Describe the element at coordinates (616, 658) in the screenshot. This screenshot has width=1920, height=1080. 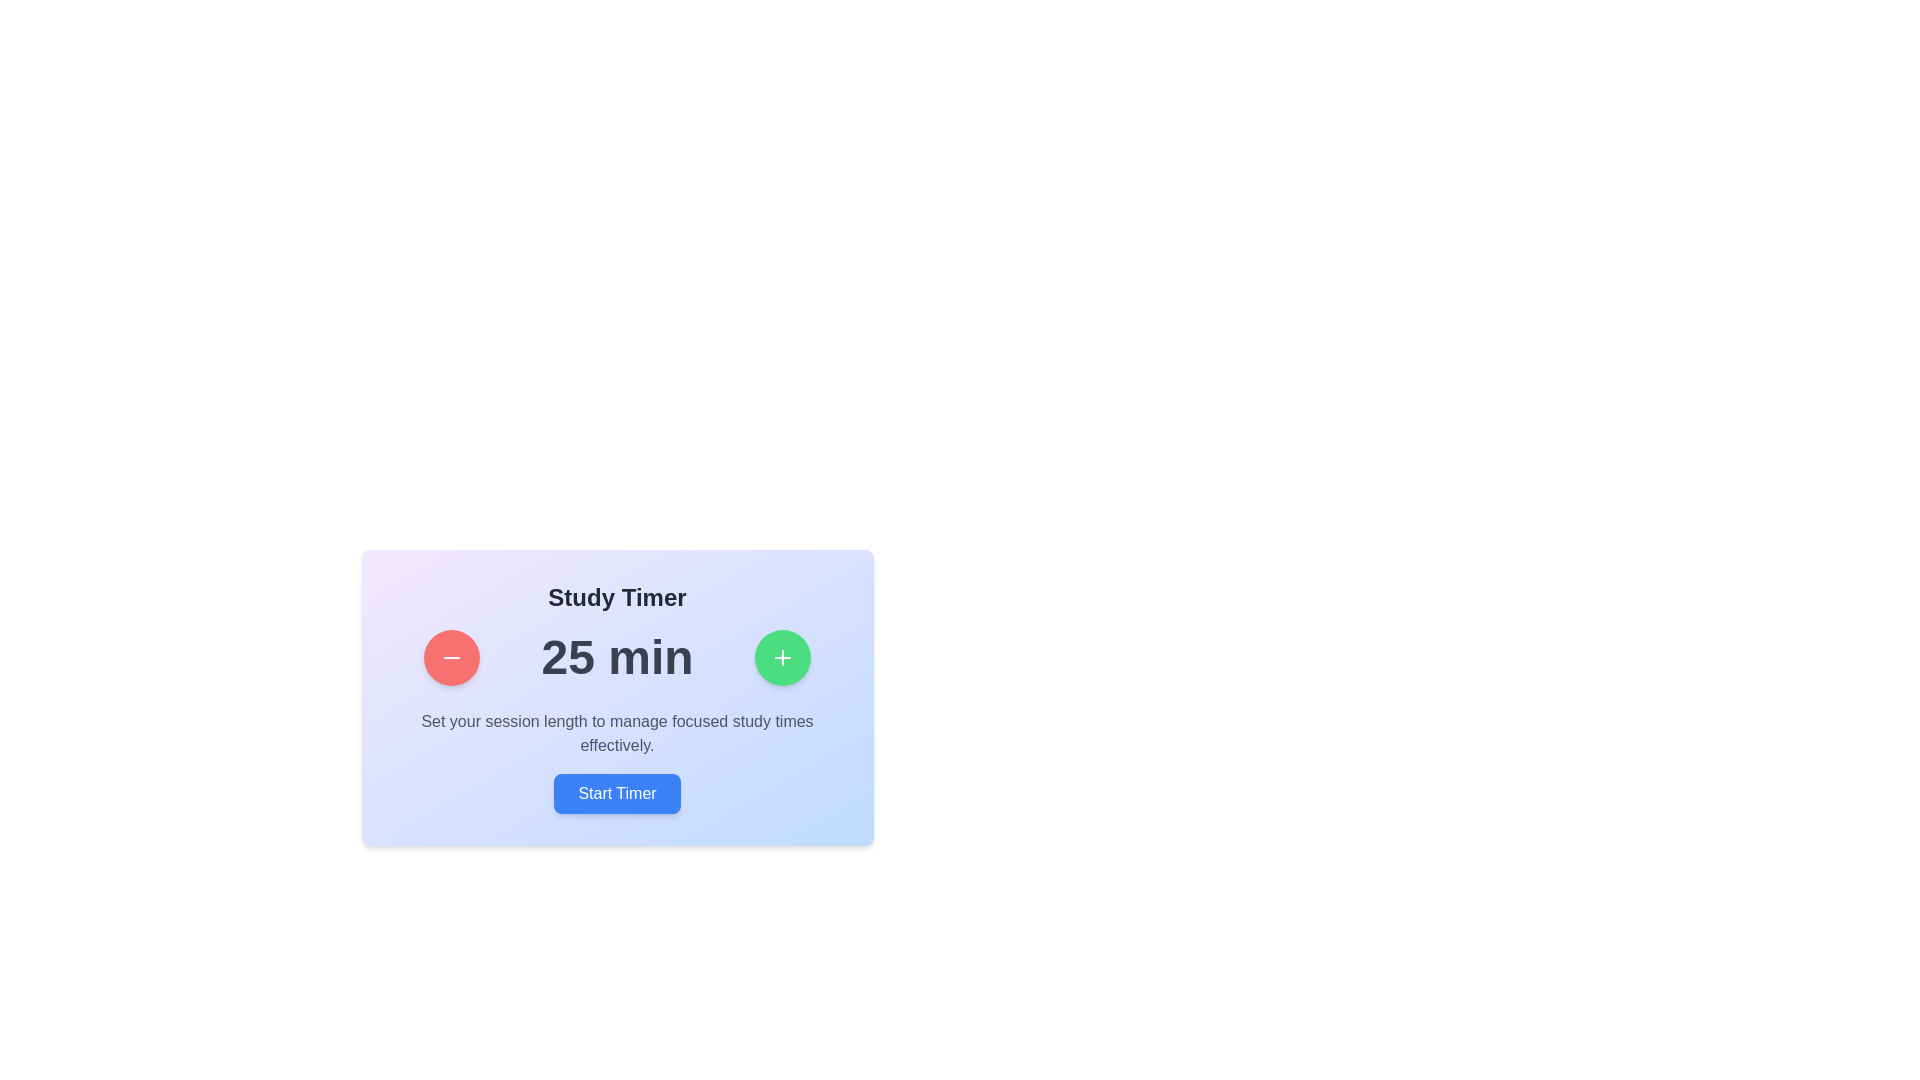
I see `the text label that displays the current value of a timer, positioned centrally between a red minus button and a green plus button` at that location.